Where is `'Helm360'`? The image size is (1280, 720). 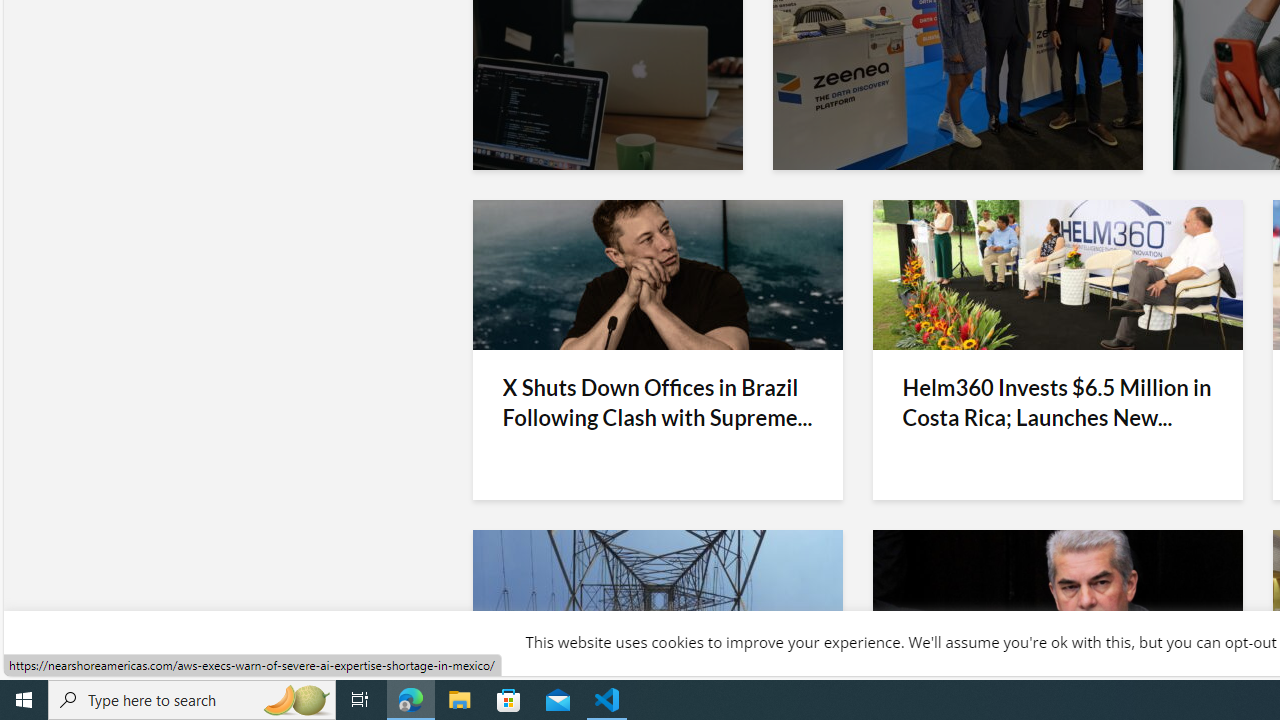
'Helm360' is located at coordinates (1056, 275).